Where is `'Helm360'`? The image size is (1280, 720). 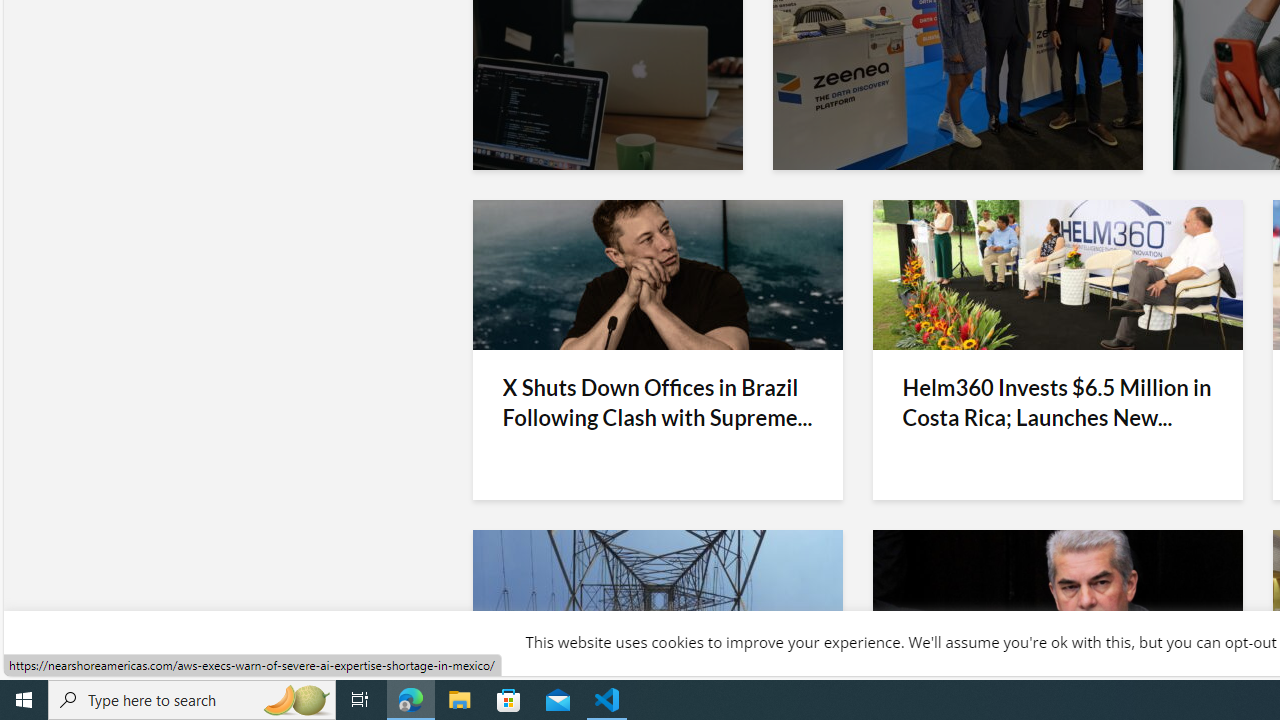
'Helm360' is located at coordinates (1056, 275).